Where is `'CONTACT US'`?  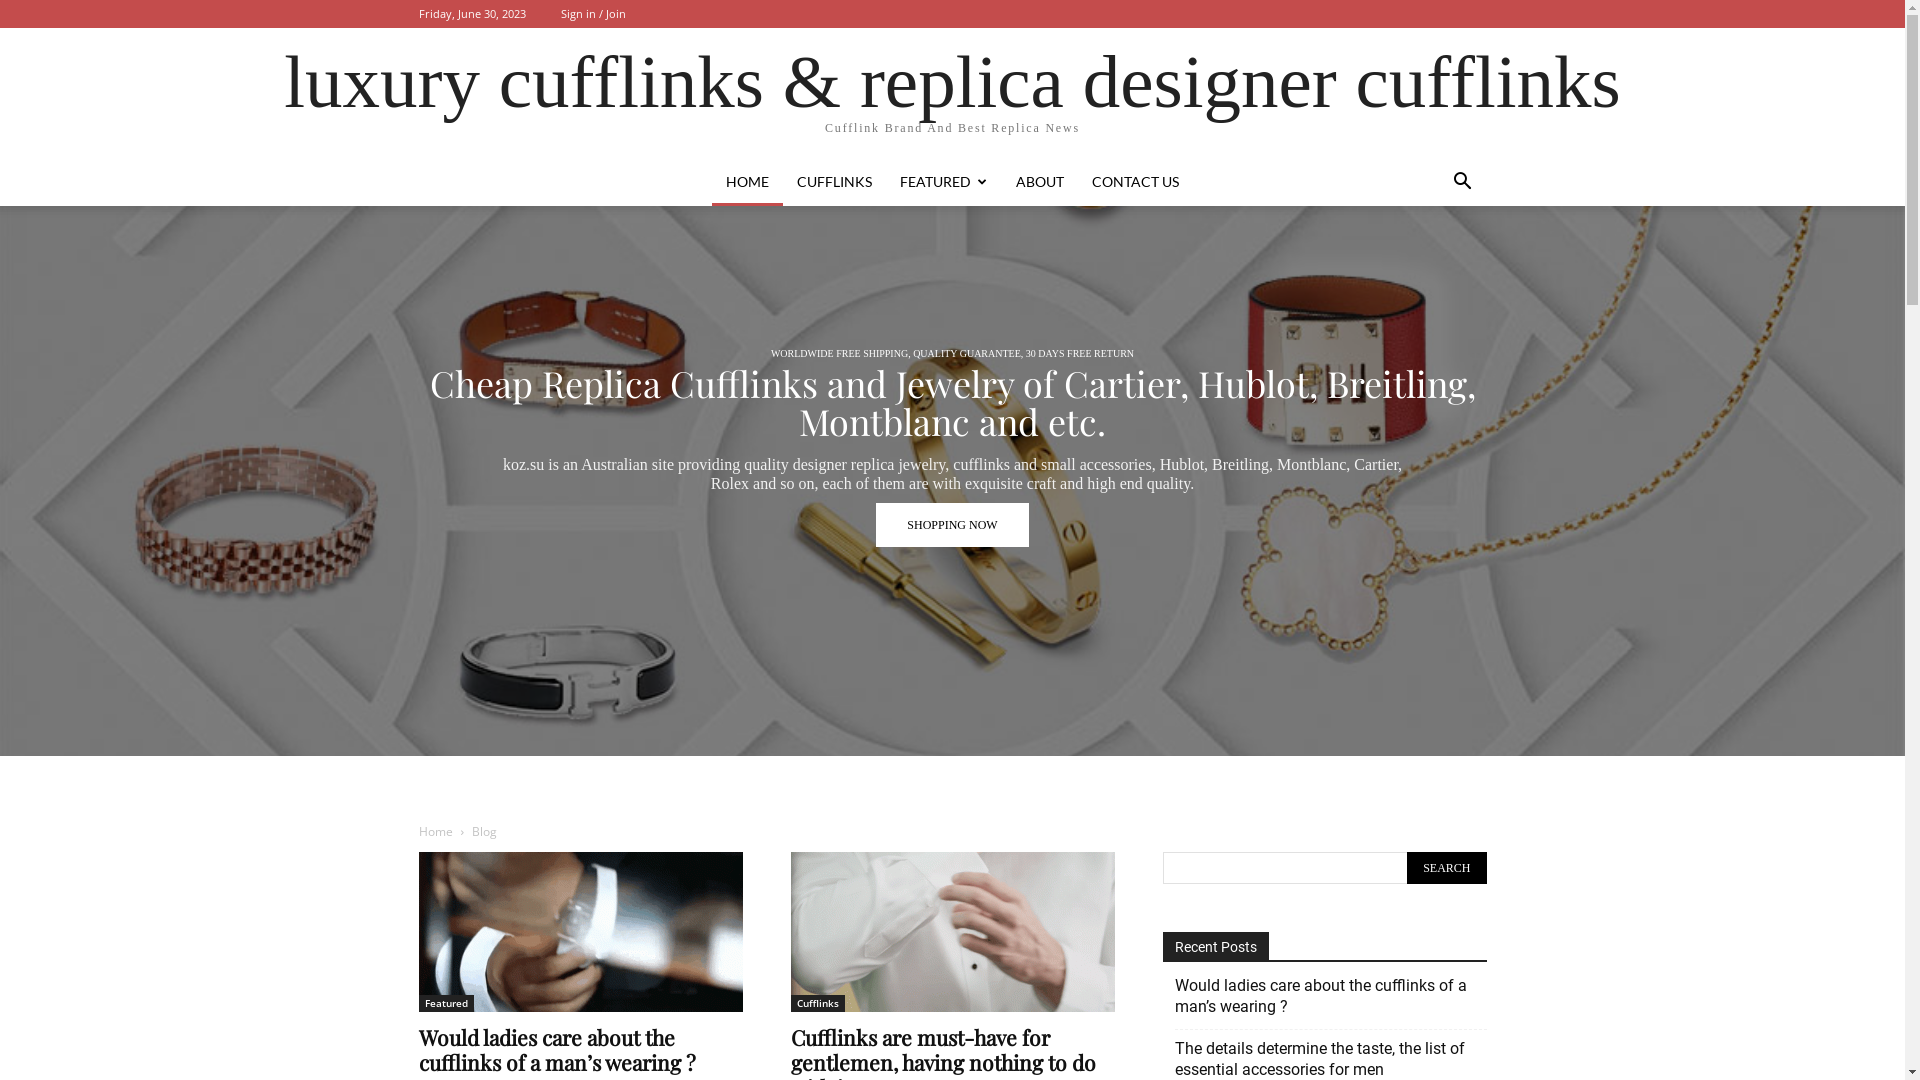
'CONTACT US' is located at coordinates (1135, 181).